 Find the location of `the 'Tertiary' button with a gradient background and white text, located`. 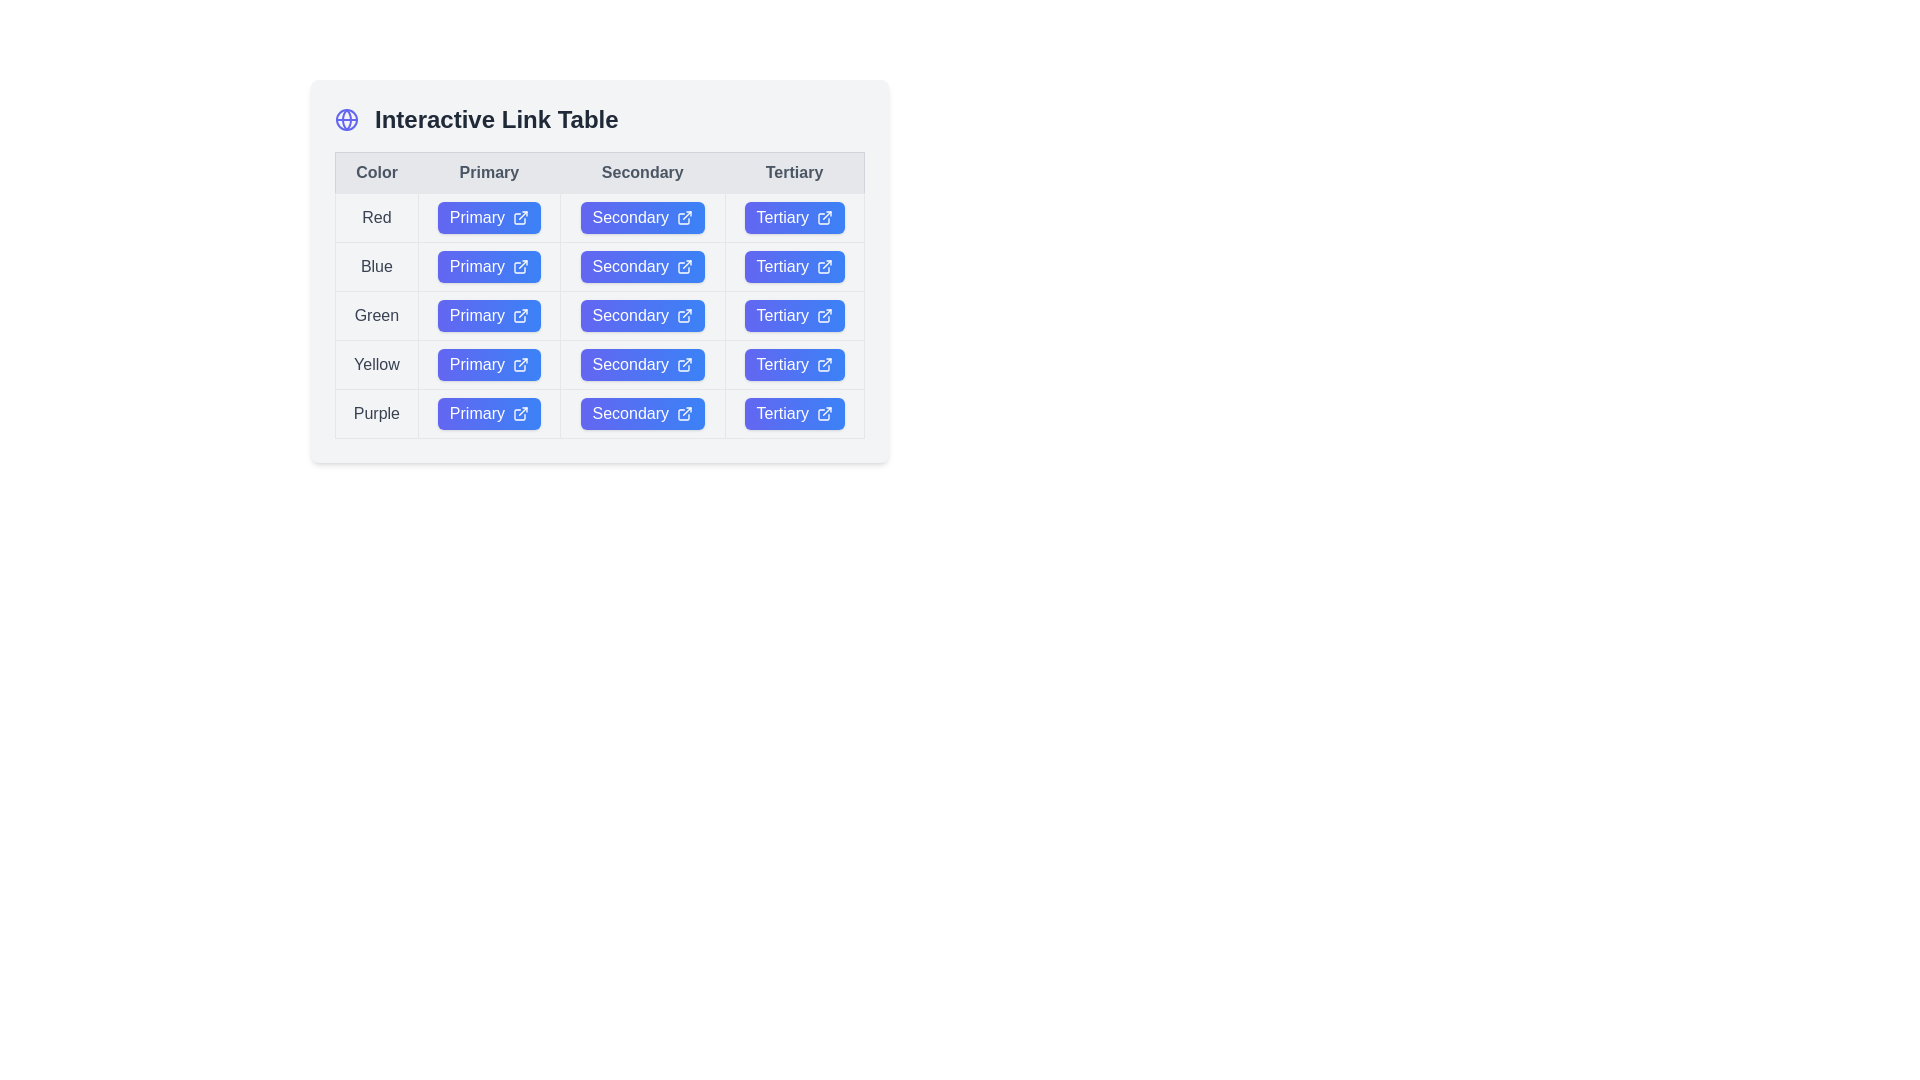

the 'Tertiary' button with a gradient background and white text, located is located at coordinates (793, 365).